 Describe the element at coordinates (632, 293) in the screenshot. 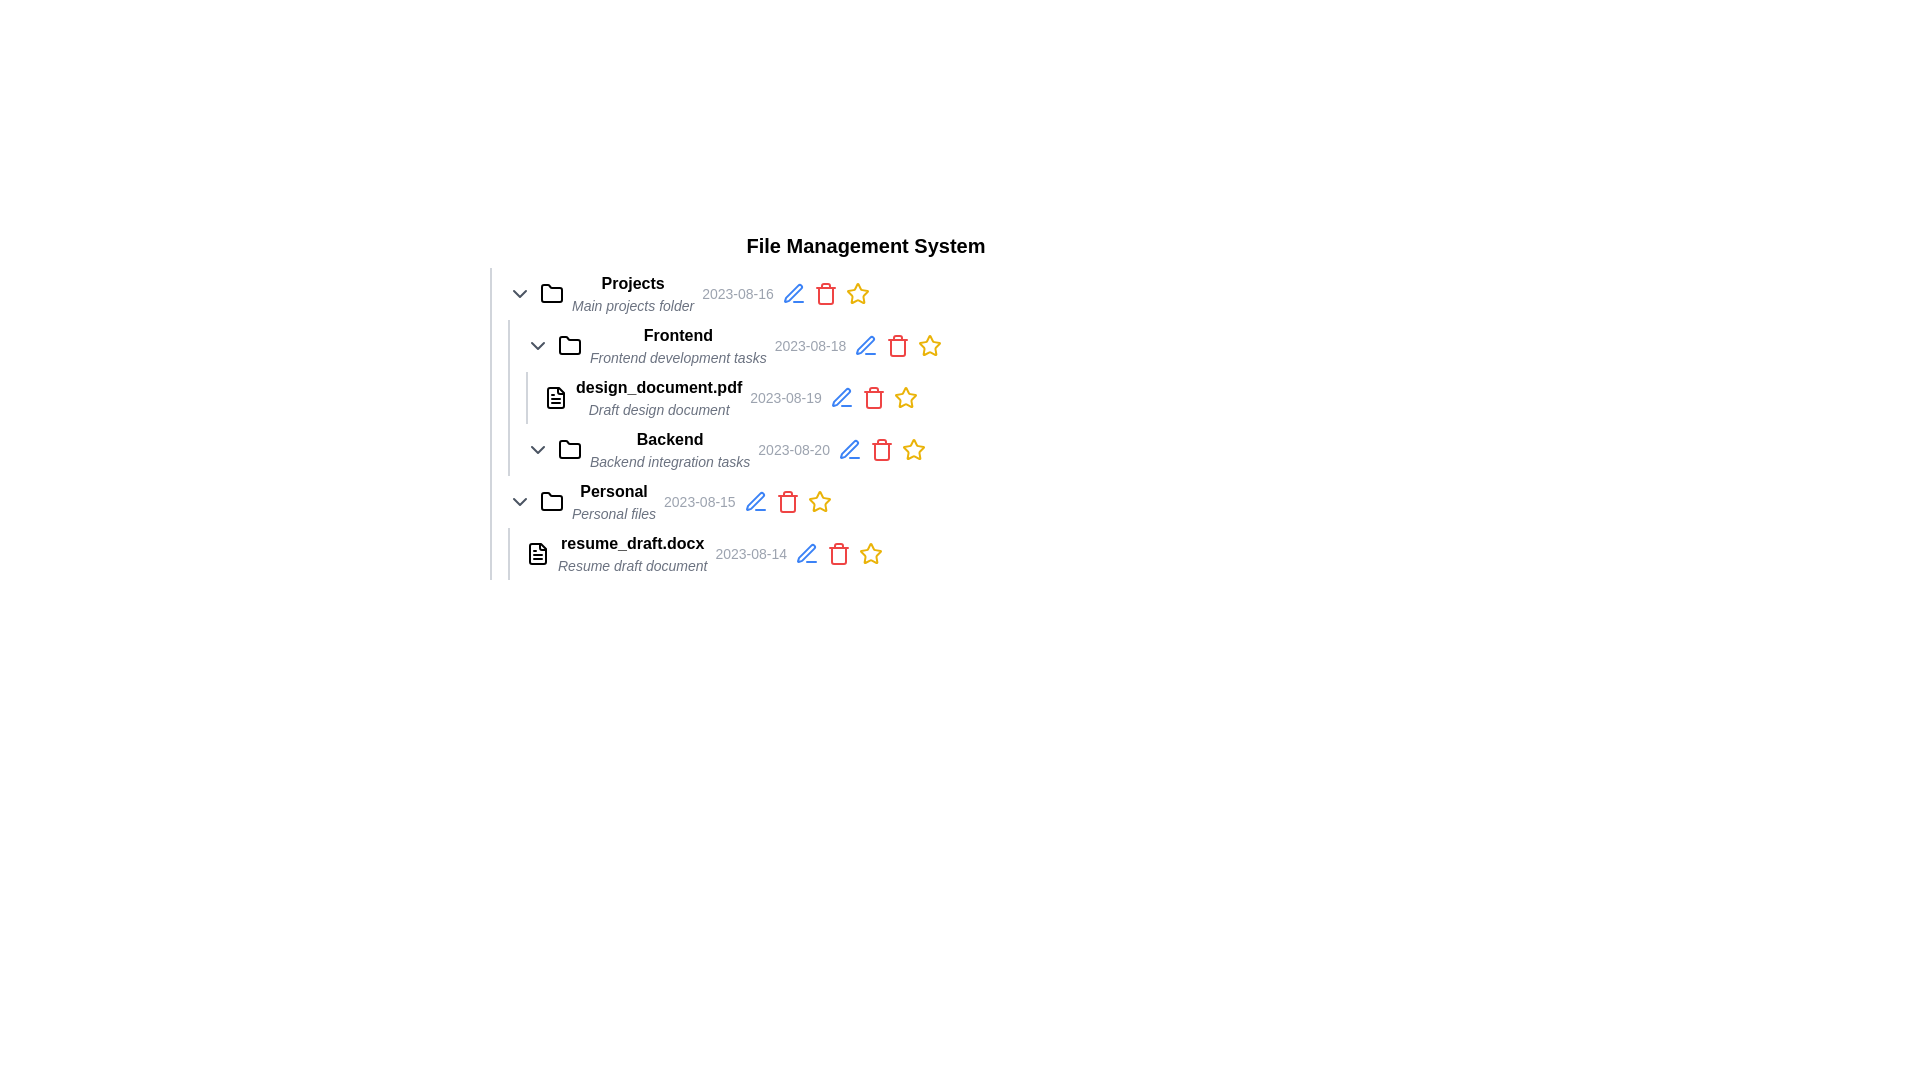

I see `the top-level Text label displaying the folder name and description` at that location.